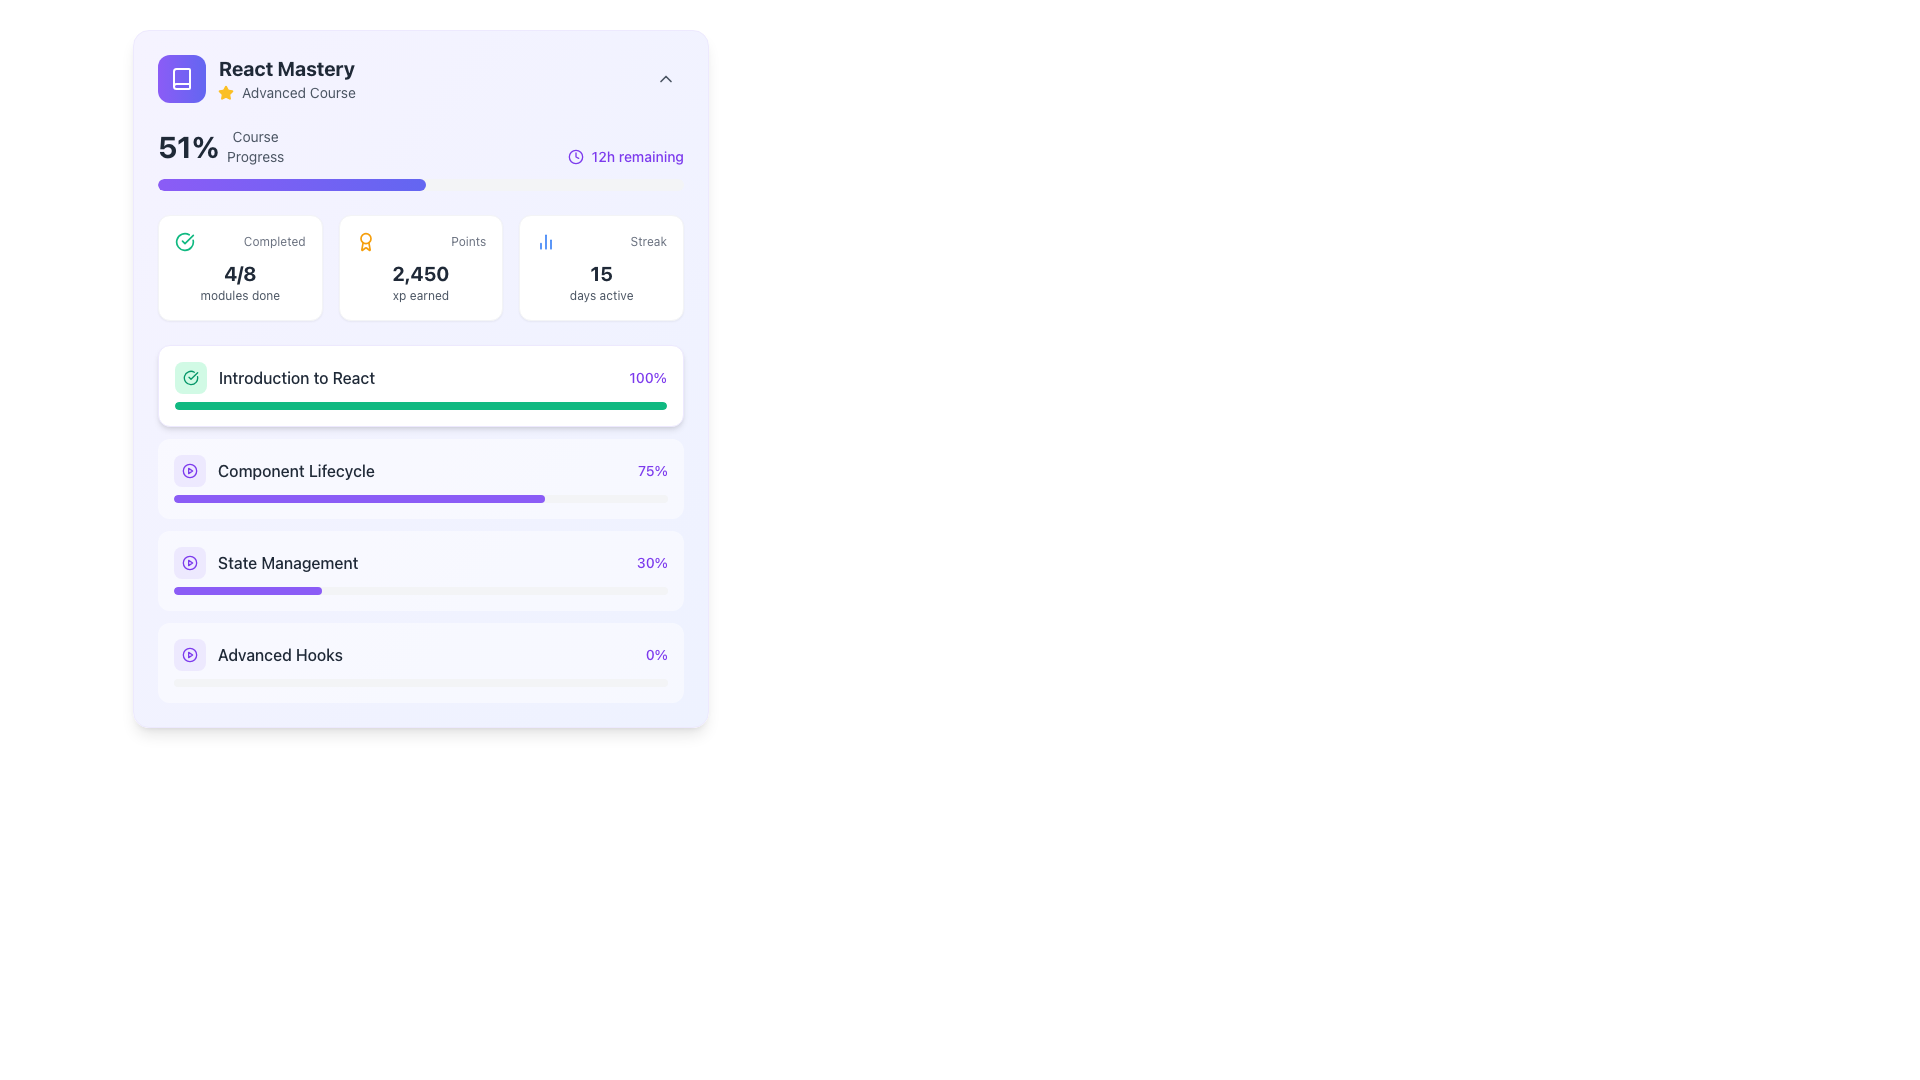  What do you see at coordinates (279, 655) in the screenshot?
I see `the last text label representing a module in the course curriculum, located just below 'State Management' in the fourth row of the list` at bounding box center [279, 655].